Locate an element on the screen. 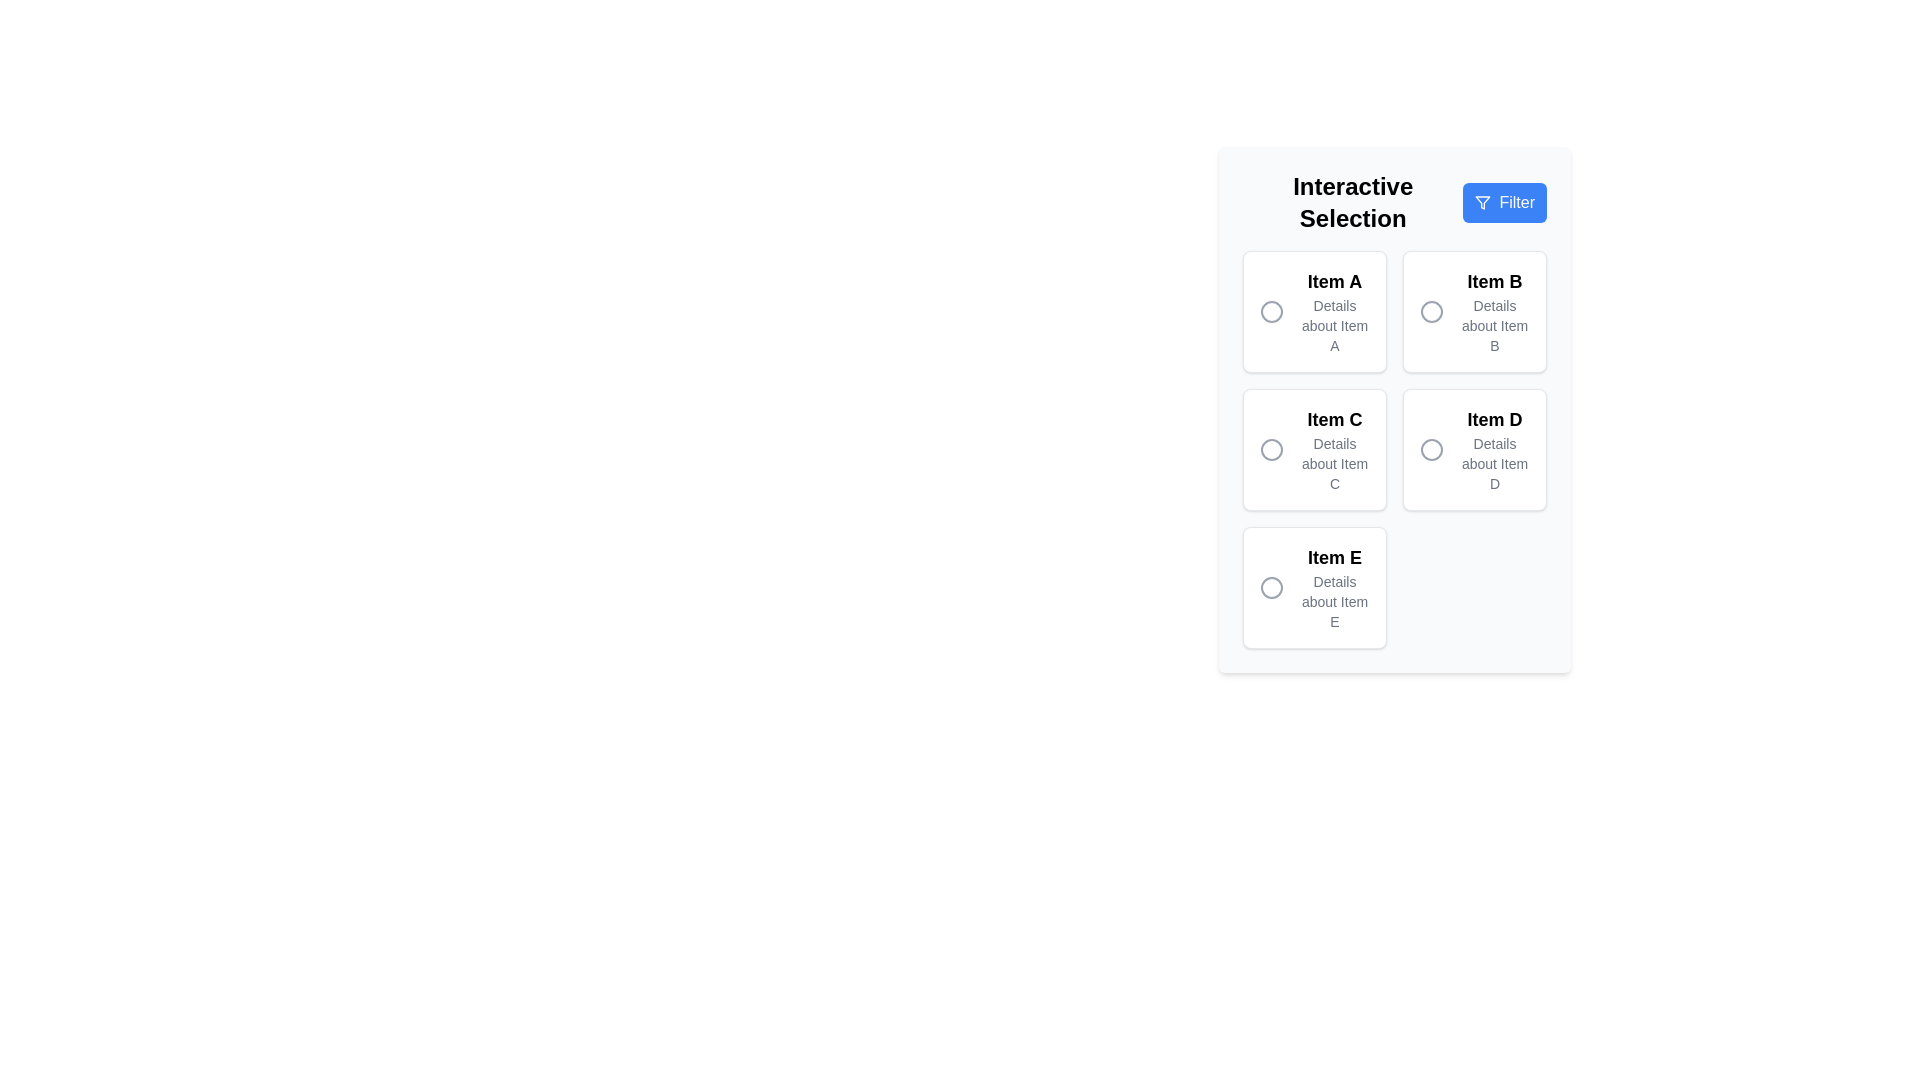 This screenshot has width=1920, height=1080. the radio button for 'Item C', which is located in the interactive selection list on the right-hand panel is located at coordinates (1271, 450).